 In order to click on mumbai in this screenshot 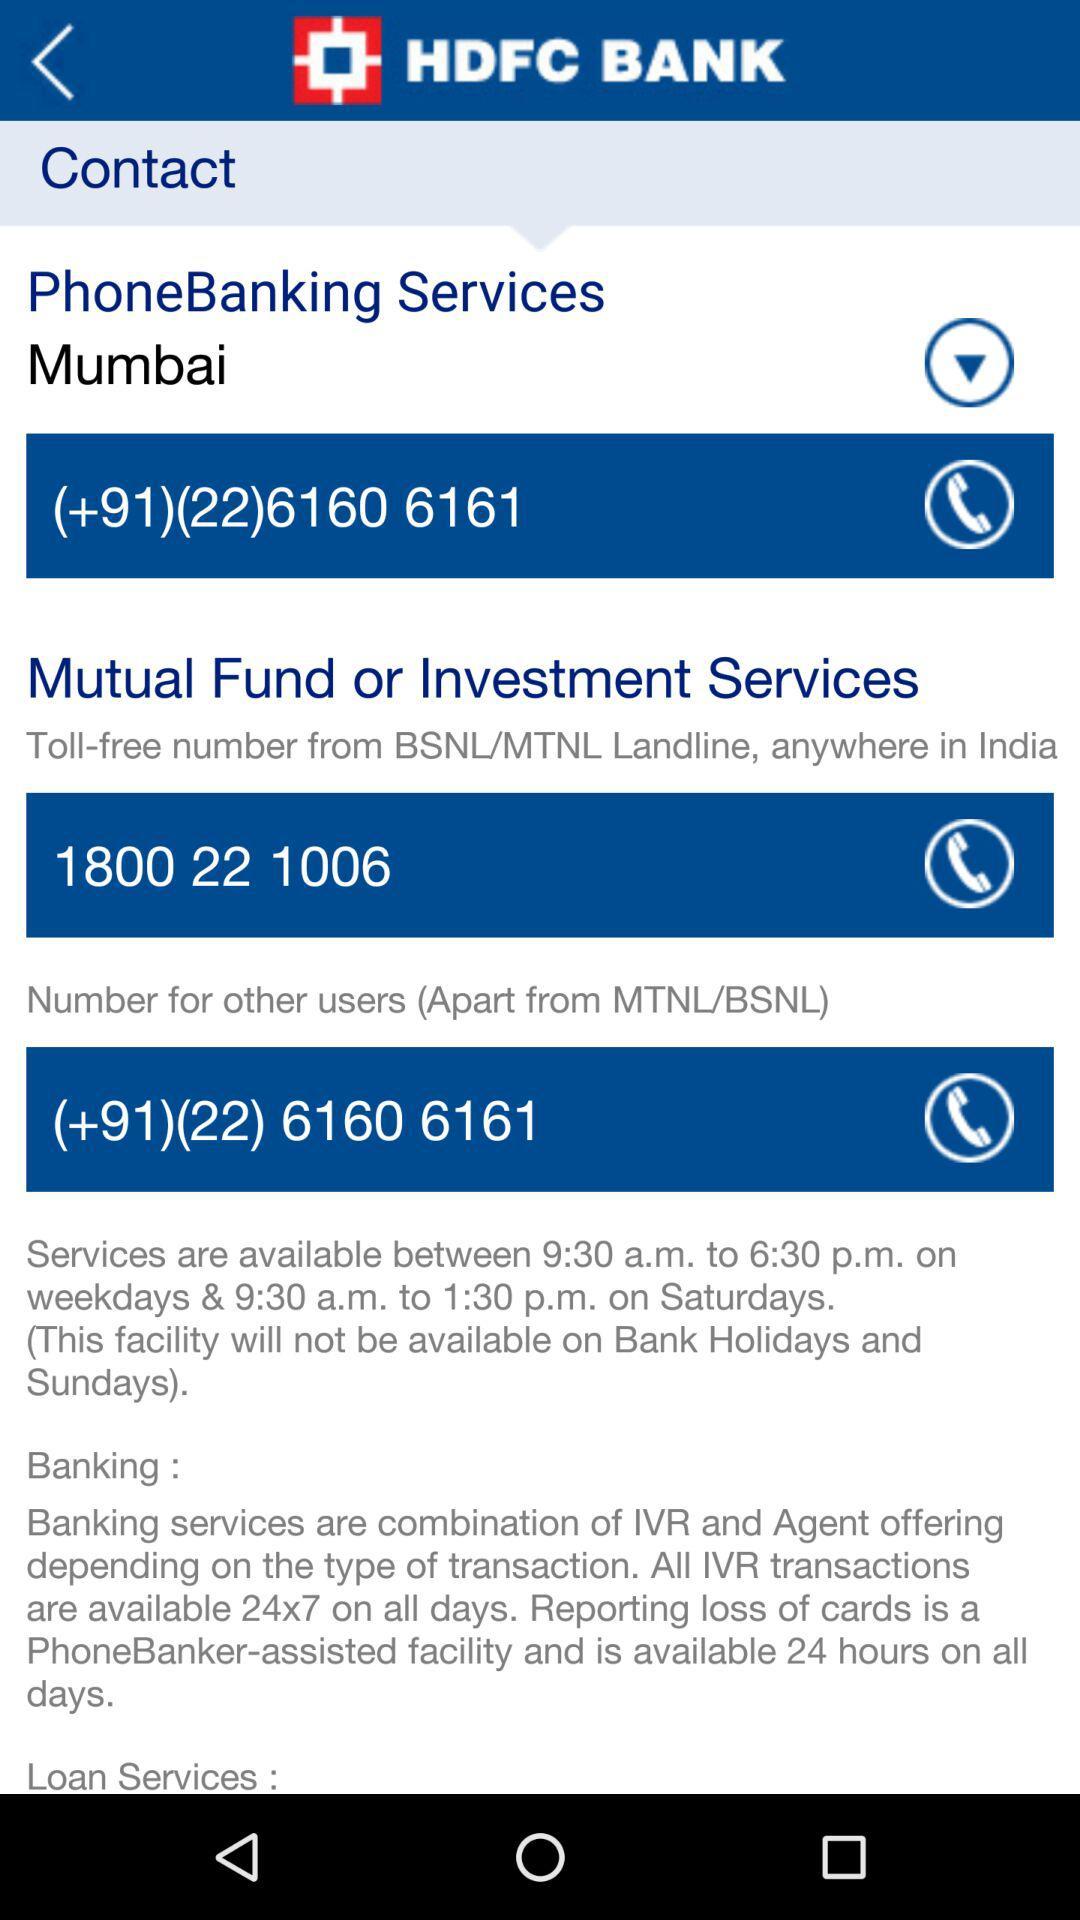, I will do `click(327, 363)`.